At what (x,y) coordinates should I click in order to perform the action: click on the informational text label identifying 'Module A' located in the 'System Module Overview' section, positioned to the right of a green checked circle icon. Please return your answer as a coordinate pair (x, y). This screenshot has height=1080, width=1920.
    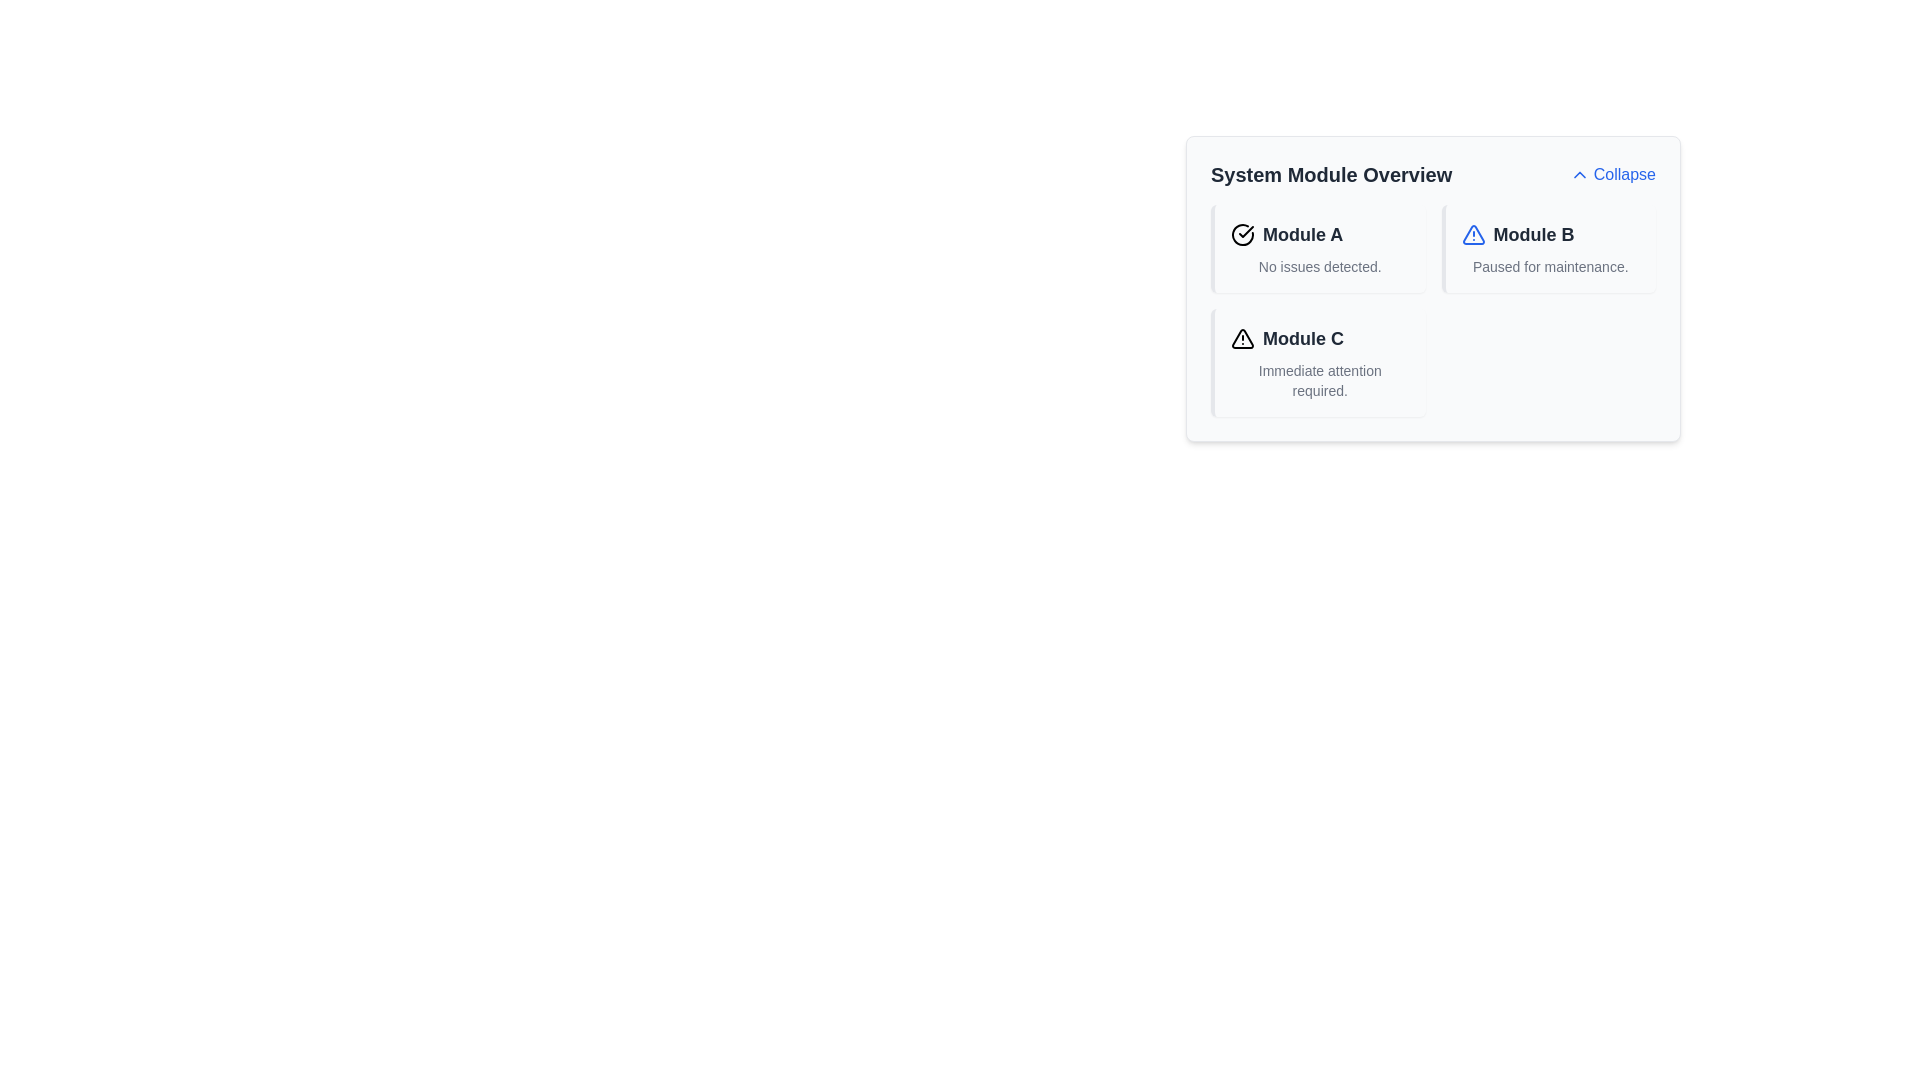
    Looking at the image, I should click on (1303, 234).